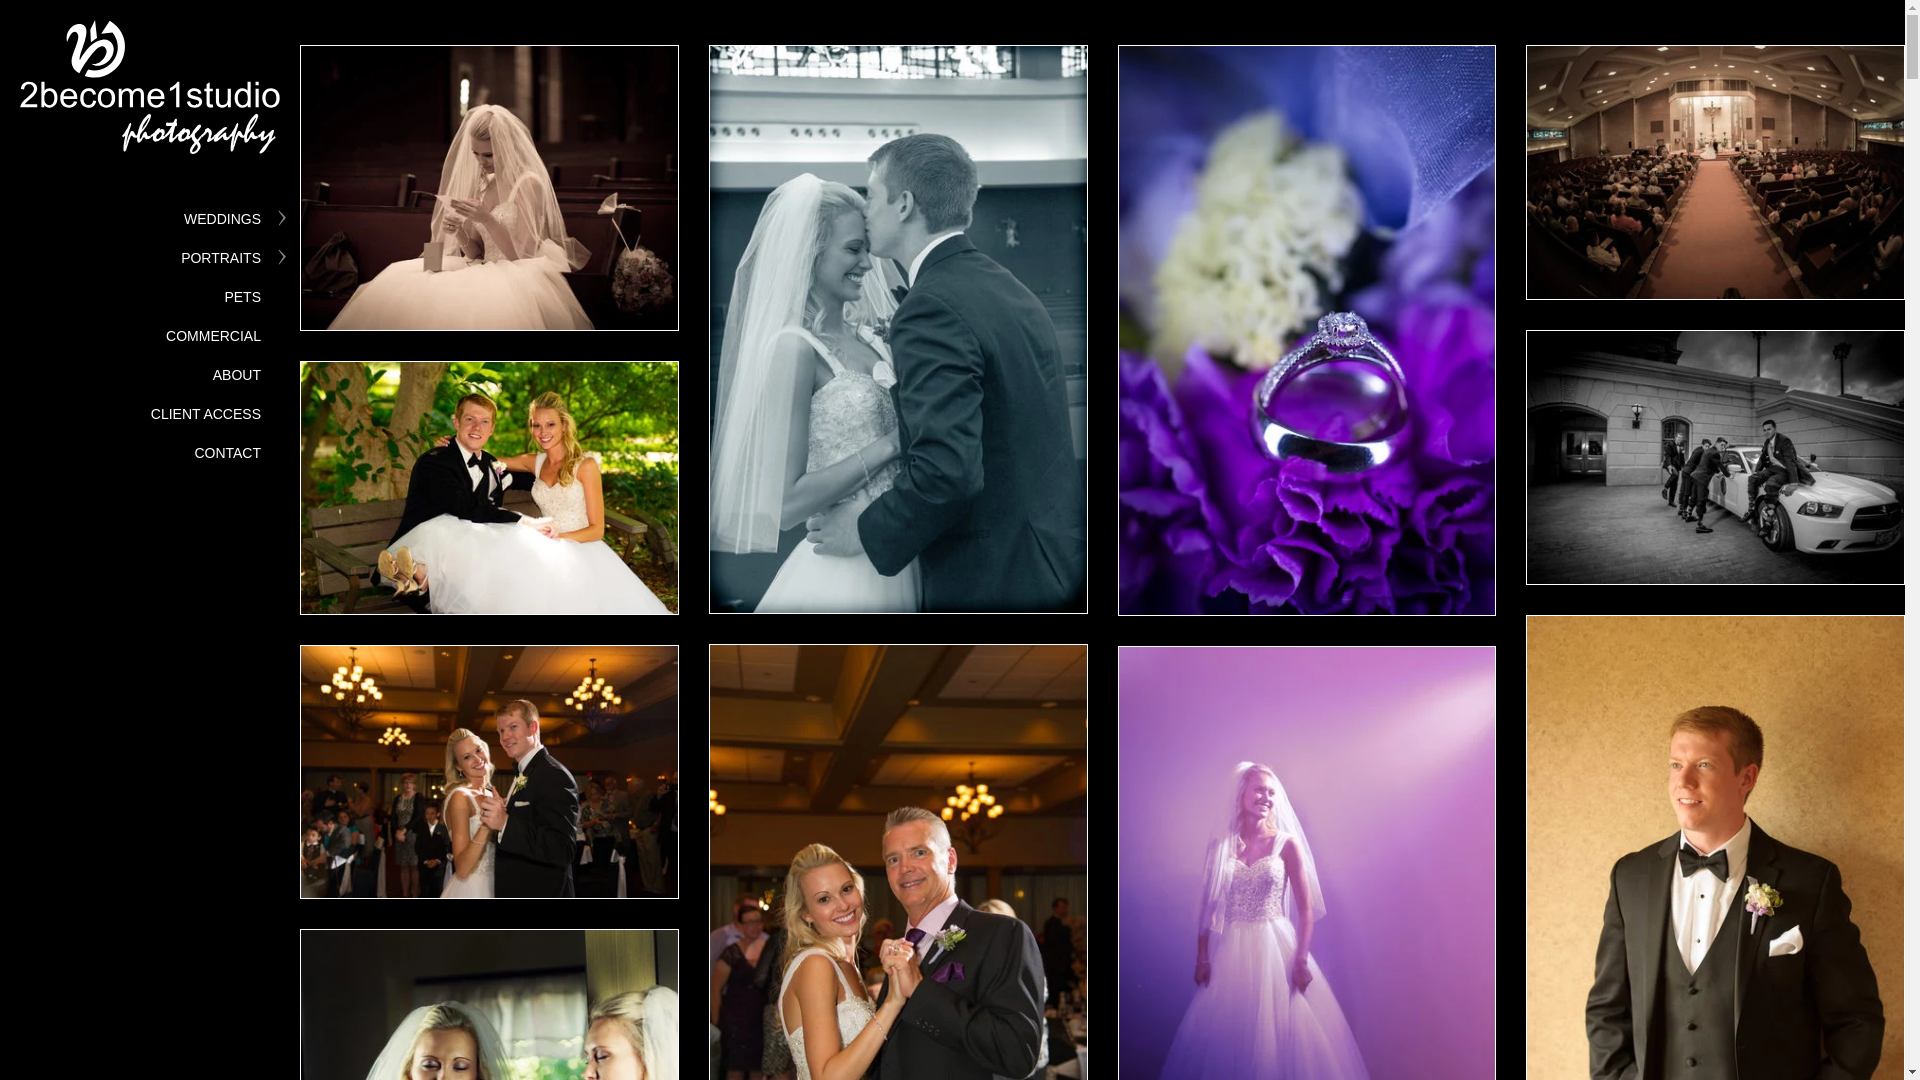 The width and height of the screenshot is (1920, 1080). I want to click on 'COMMERCIAL', so click(213, 334).